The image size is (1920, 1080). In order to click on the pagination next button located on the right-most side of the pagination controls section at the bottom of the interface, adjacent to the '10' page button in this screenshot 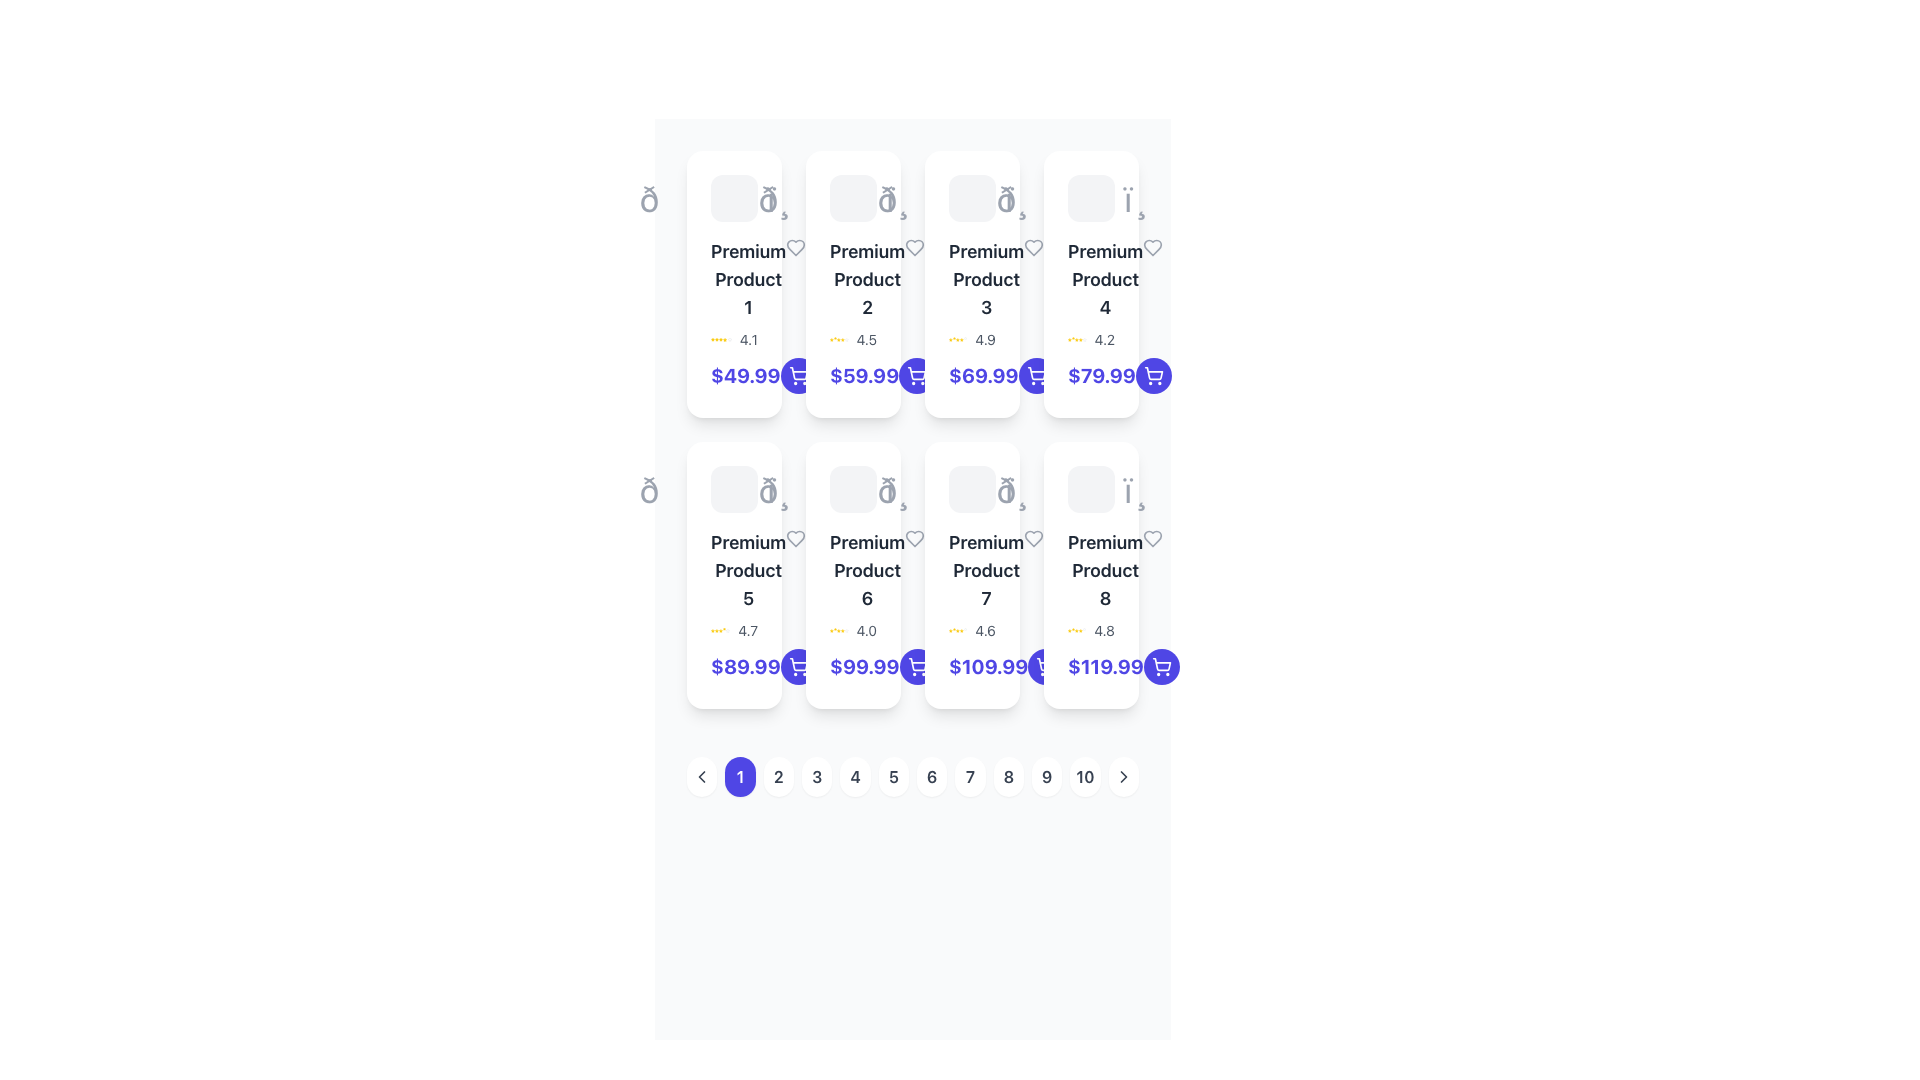, I will do `click(1123, 775)`.